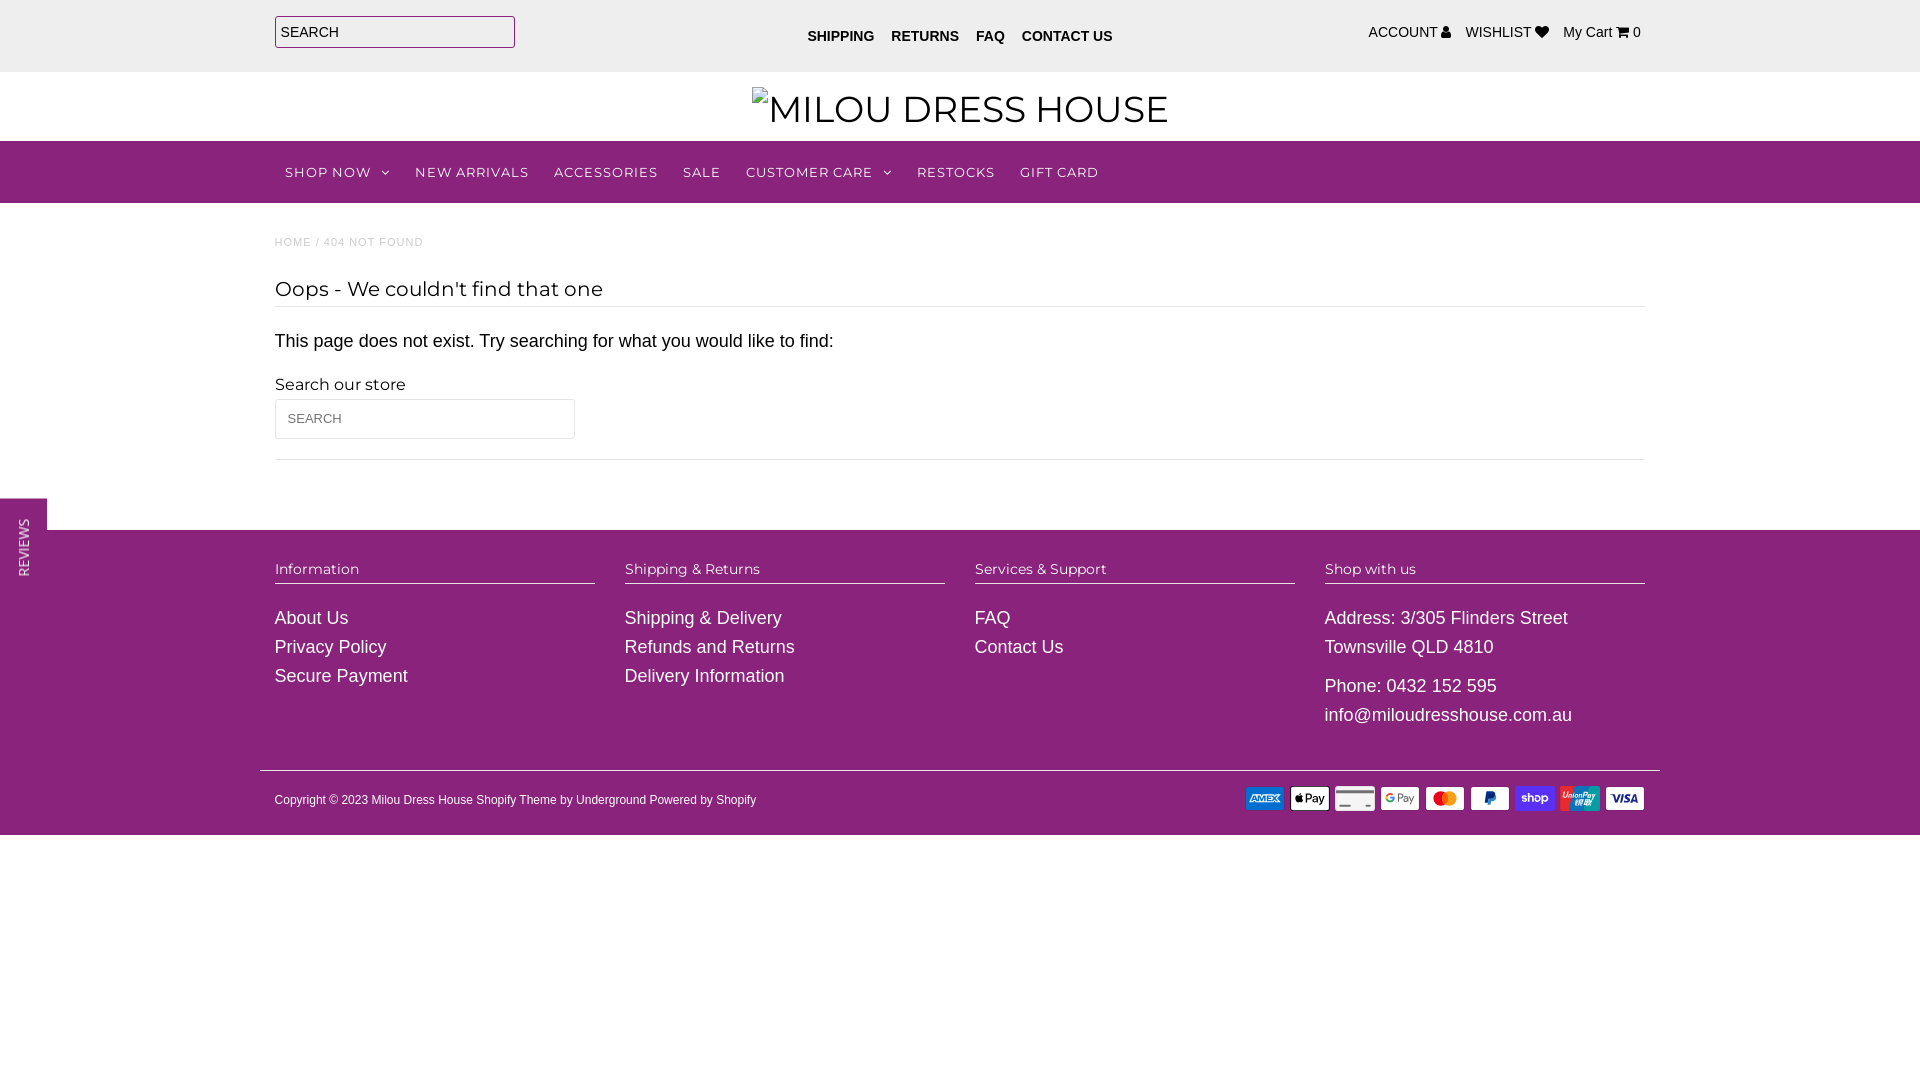 Image resolution: width=1920 pixels, height=1080 pixels. Describe the element at coordinates (954, 171) in the screenshot. I see `'RESTOCKS'` at that location.